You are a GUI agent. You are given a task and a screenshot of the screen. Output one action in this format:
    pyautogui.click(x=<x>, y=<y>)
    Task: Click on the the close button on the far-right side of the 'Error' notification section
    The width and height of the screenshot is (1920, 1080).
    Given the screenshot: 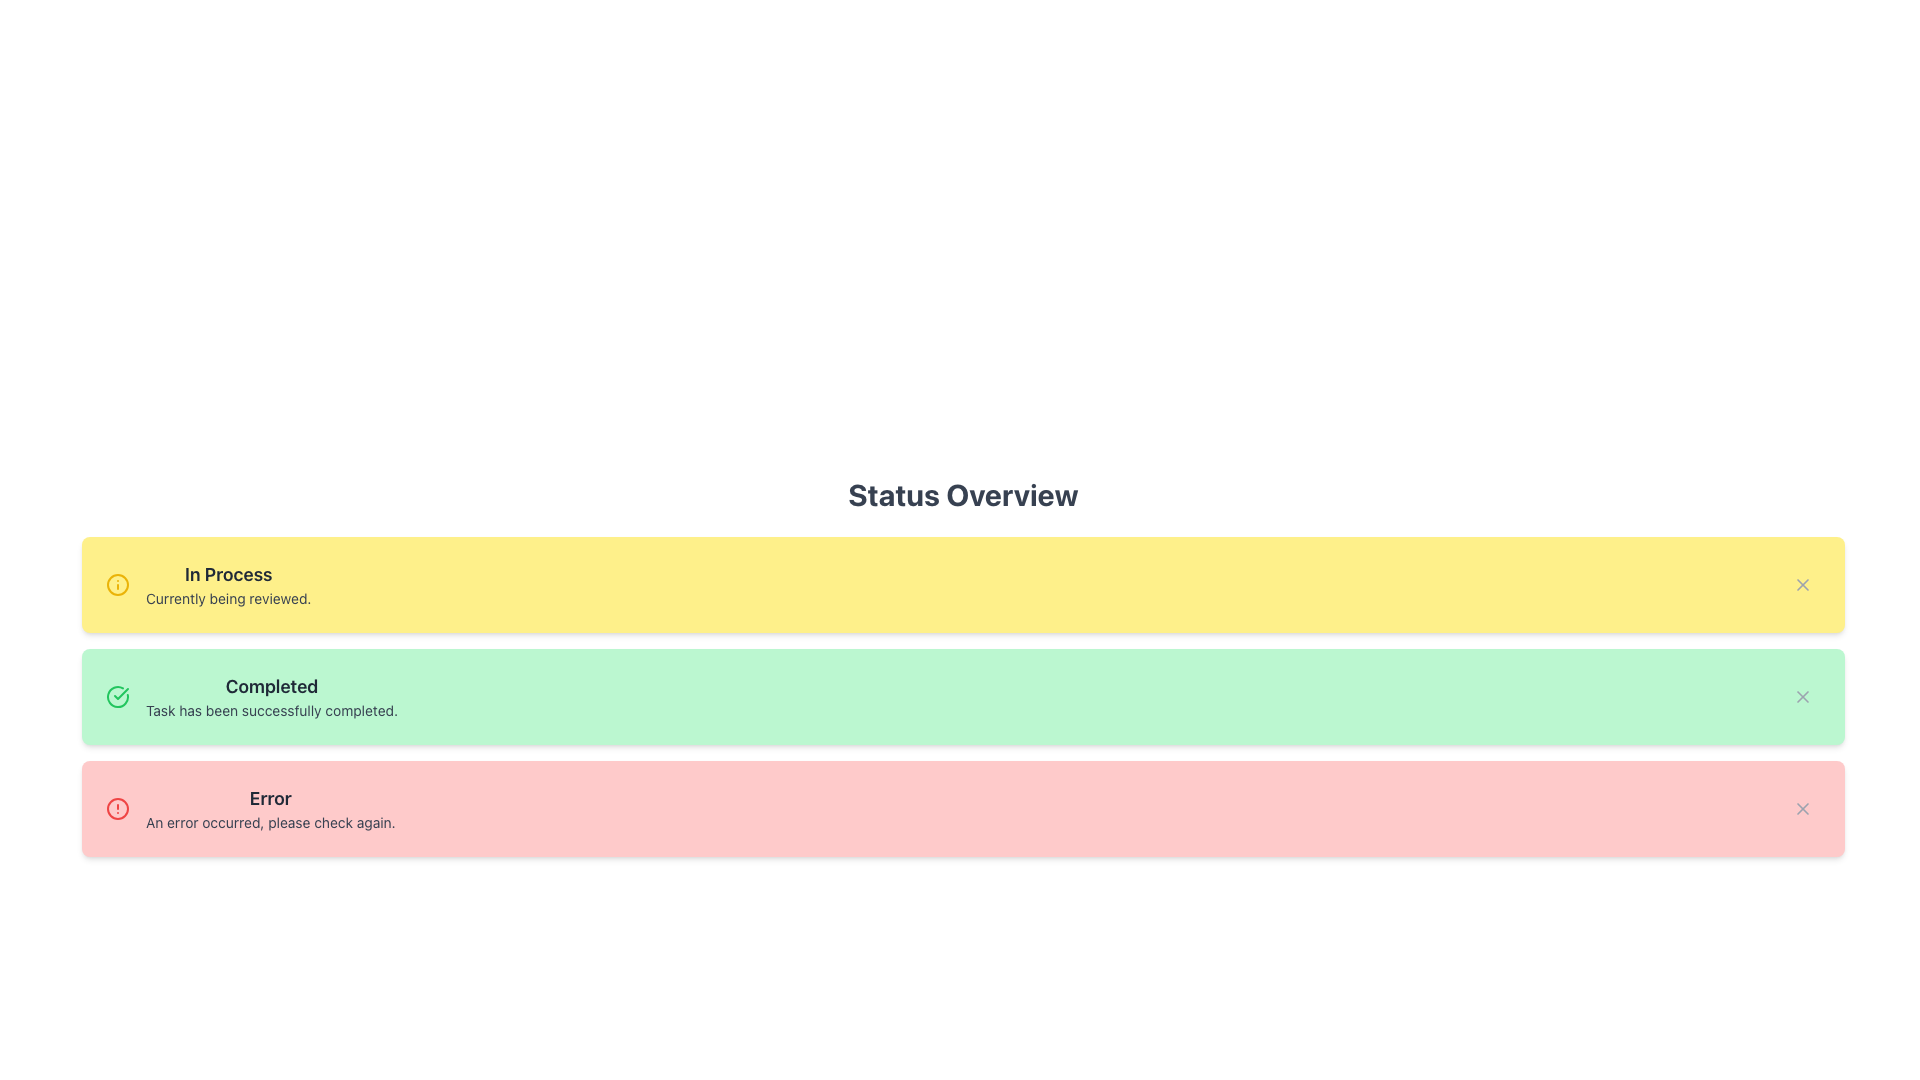 What is the action you would take?
    pyautogui.click(x=1803, y=808)
    